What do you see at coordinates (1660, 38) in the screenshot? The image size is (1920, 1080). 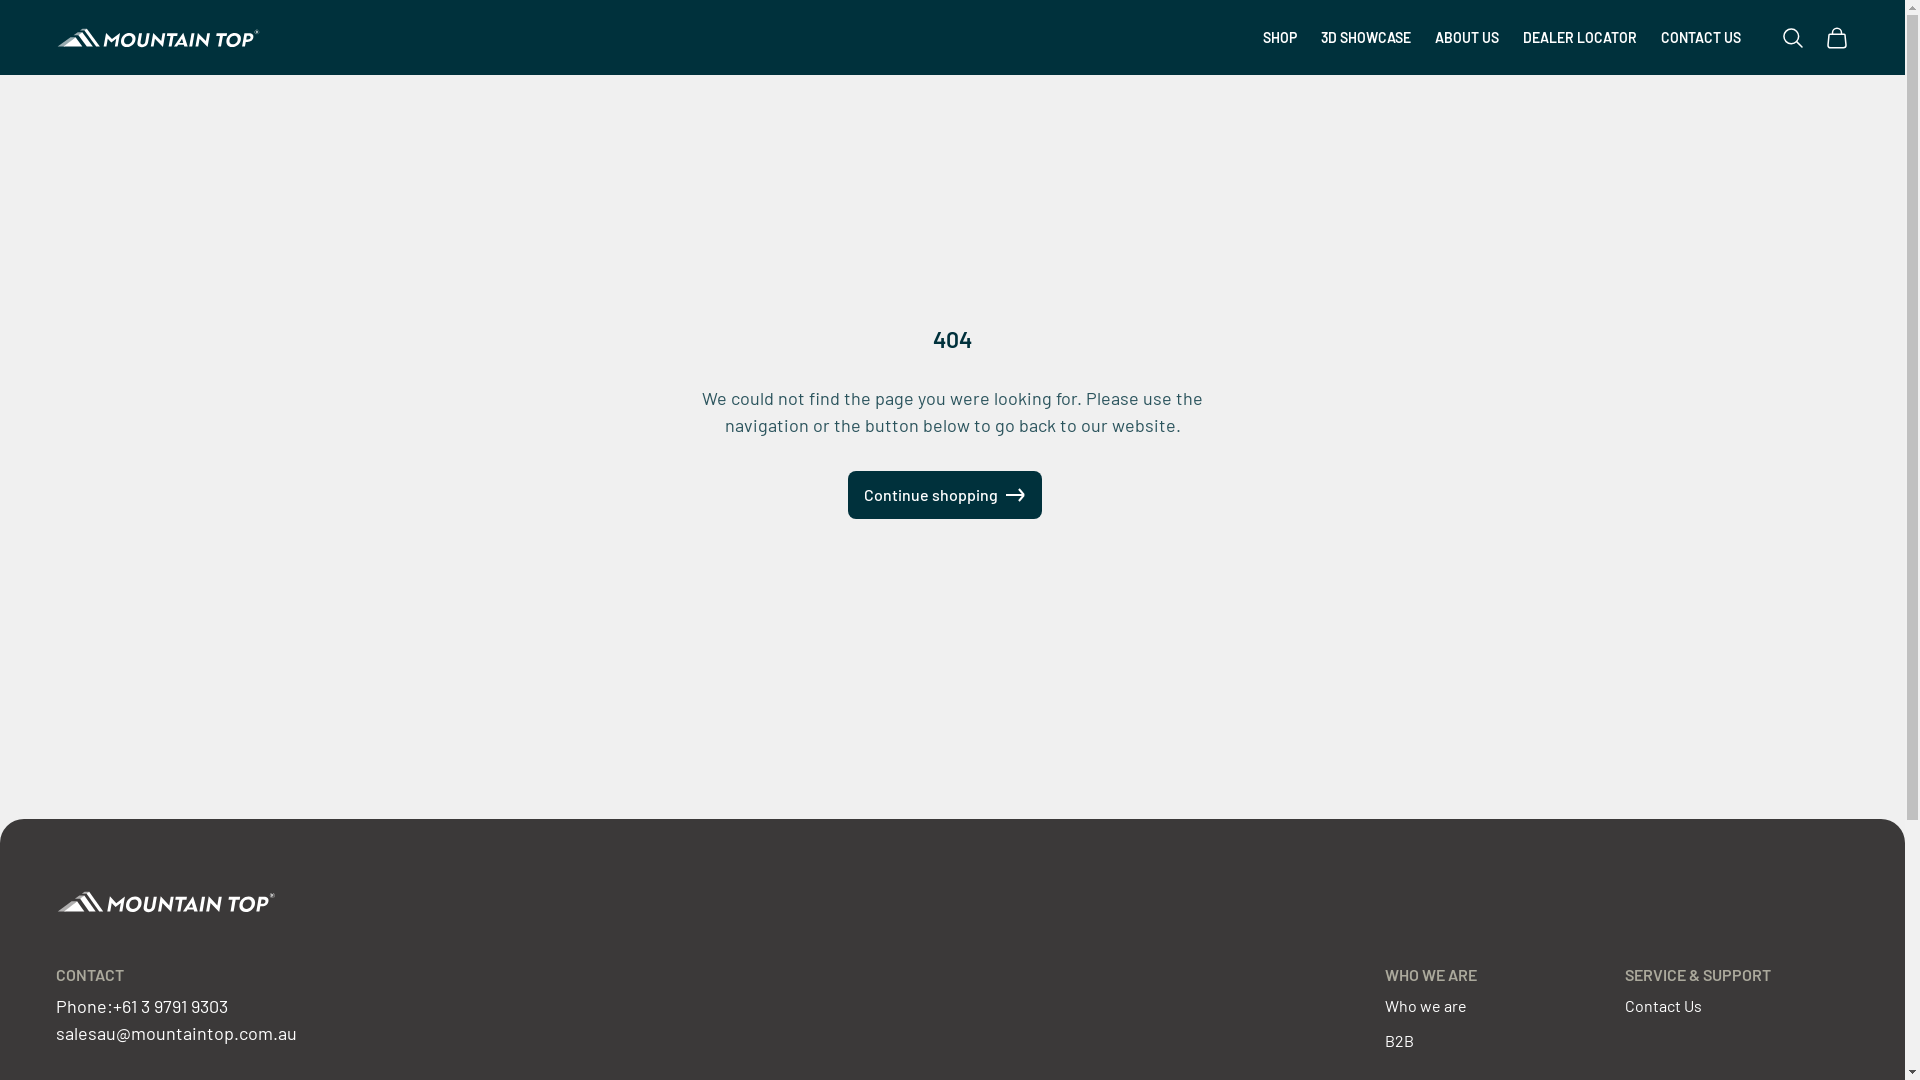 I see `'CONTACT US'` at bounding box center [1660, 38].